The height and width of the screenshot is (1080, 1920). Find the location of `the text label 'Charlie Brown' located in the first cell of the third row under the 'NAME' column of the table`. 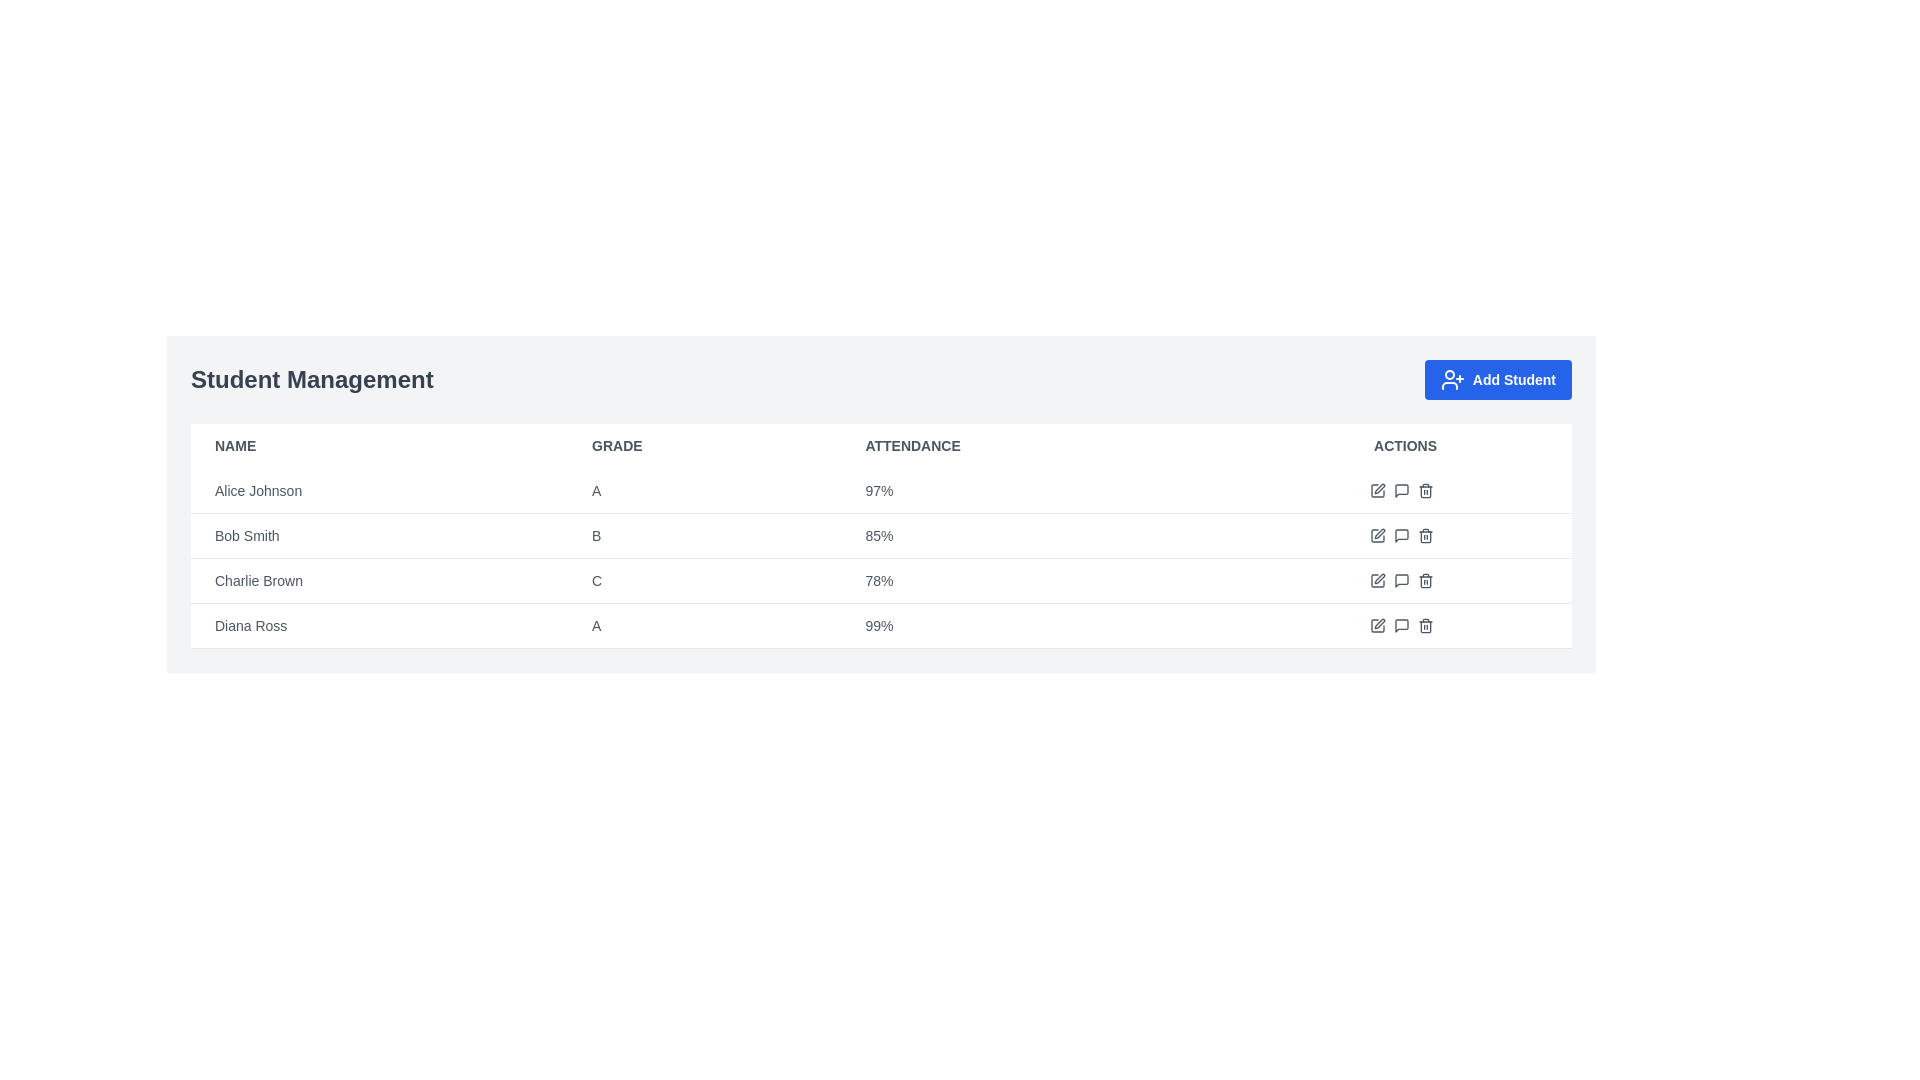

the text label 'Charlie Brown' located in the first cell of the third row under the 'NAME' column of the table is located at coordinates (258, 581).